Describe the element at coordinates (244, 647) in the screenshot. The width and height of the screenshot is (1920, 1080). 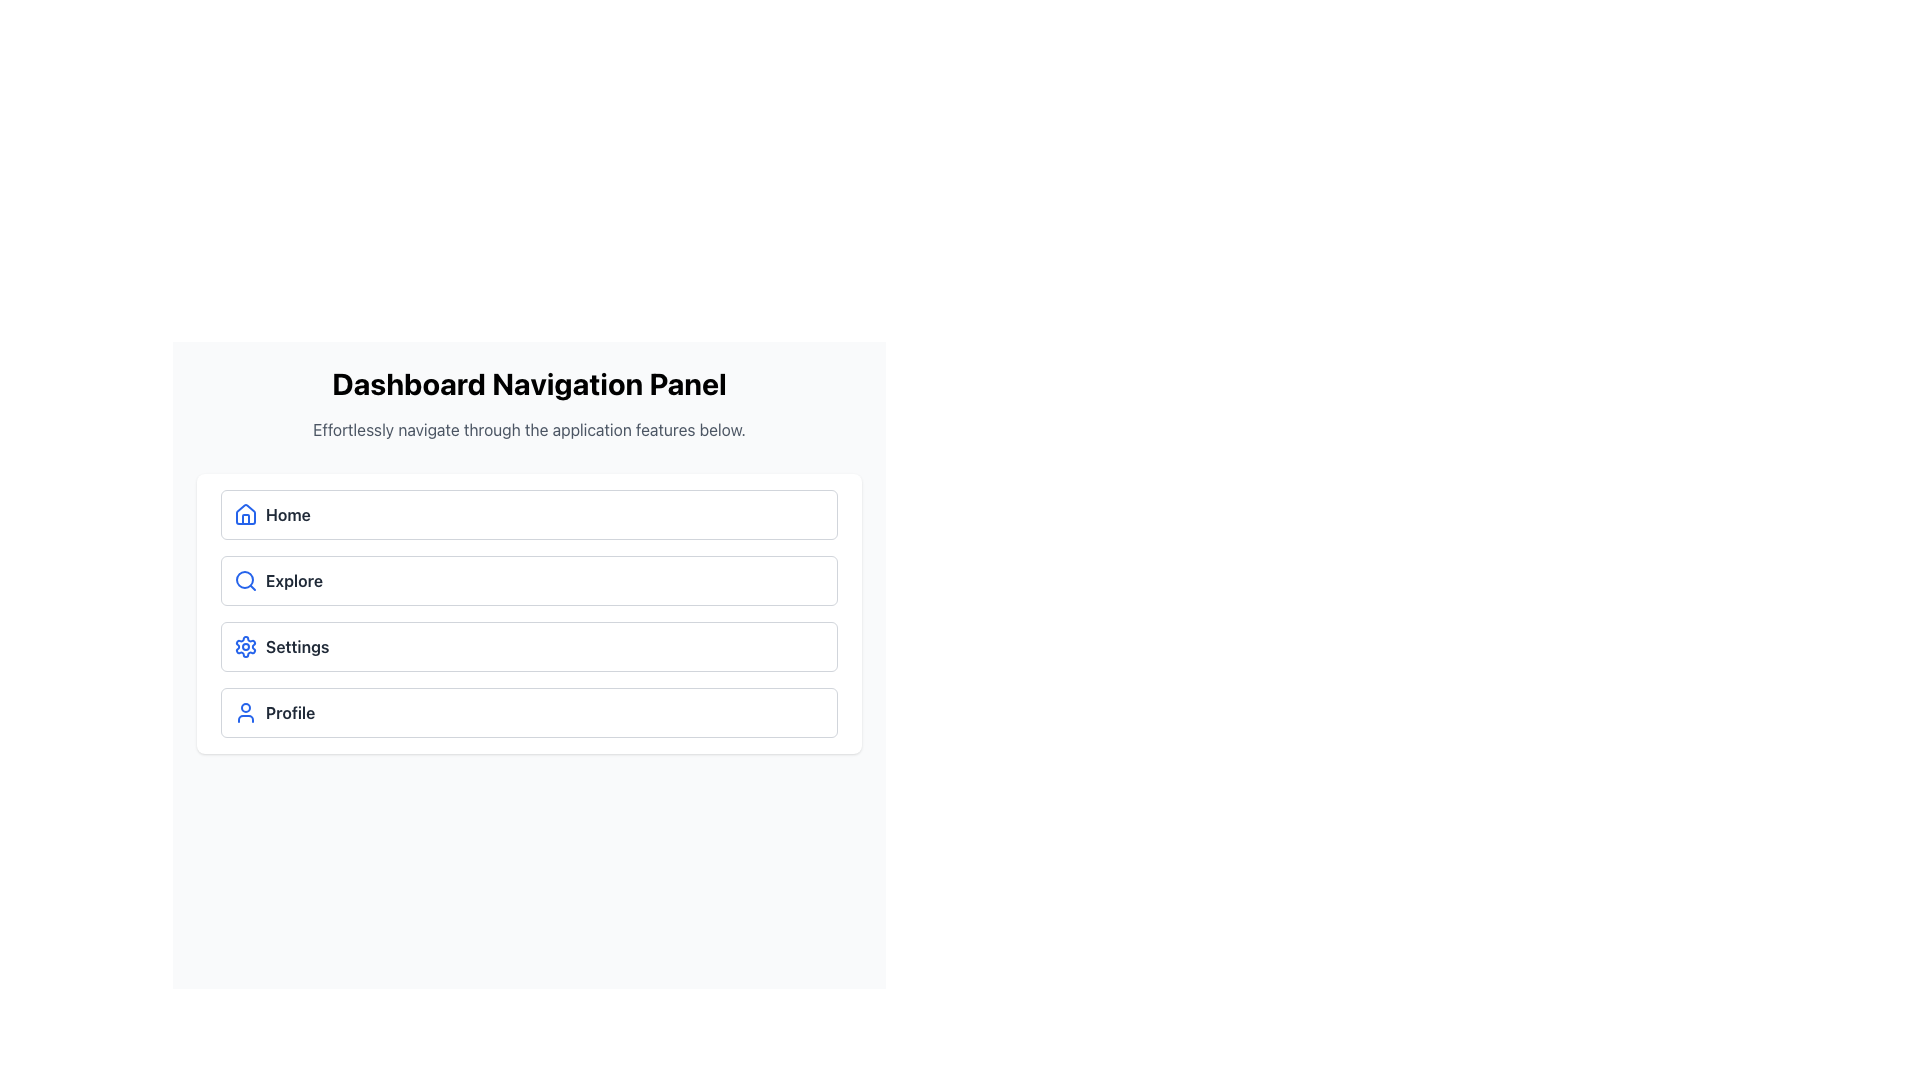
I see `the settings icon in the navigation panel` at that location.